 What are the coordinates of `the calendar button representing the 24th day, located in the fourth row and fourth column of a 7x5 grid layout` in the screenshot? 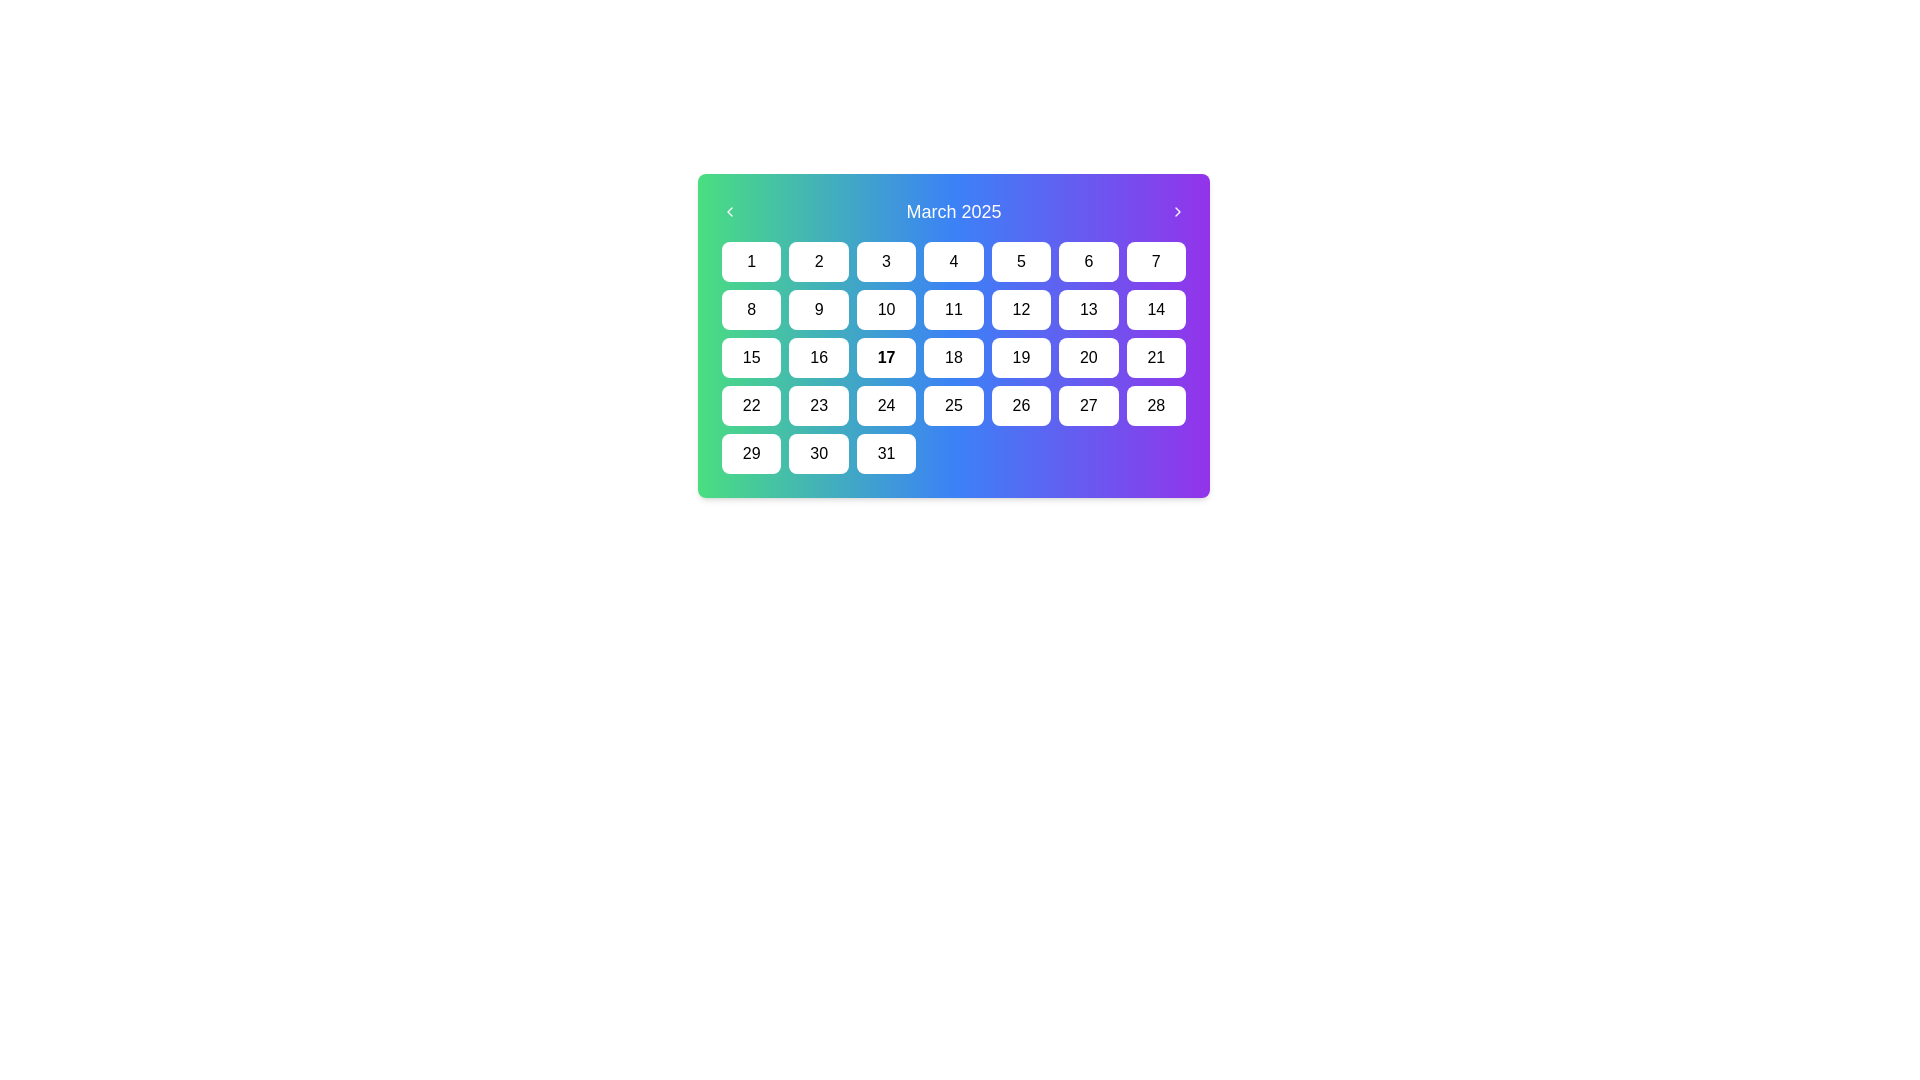 It's located at (885, 405).